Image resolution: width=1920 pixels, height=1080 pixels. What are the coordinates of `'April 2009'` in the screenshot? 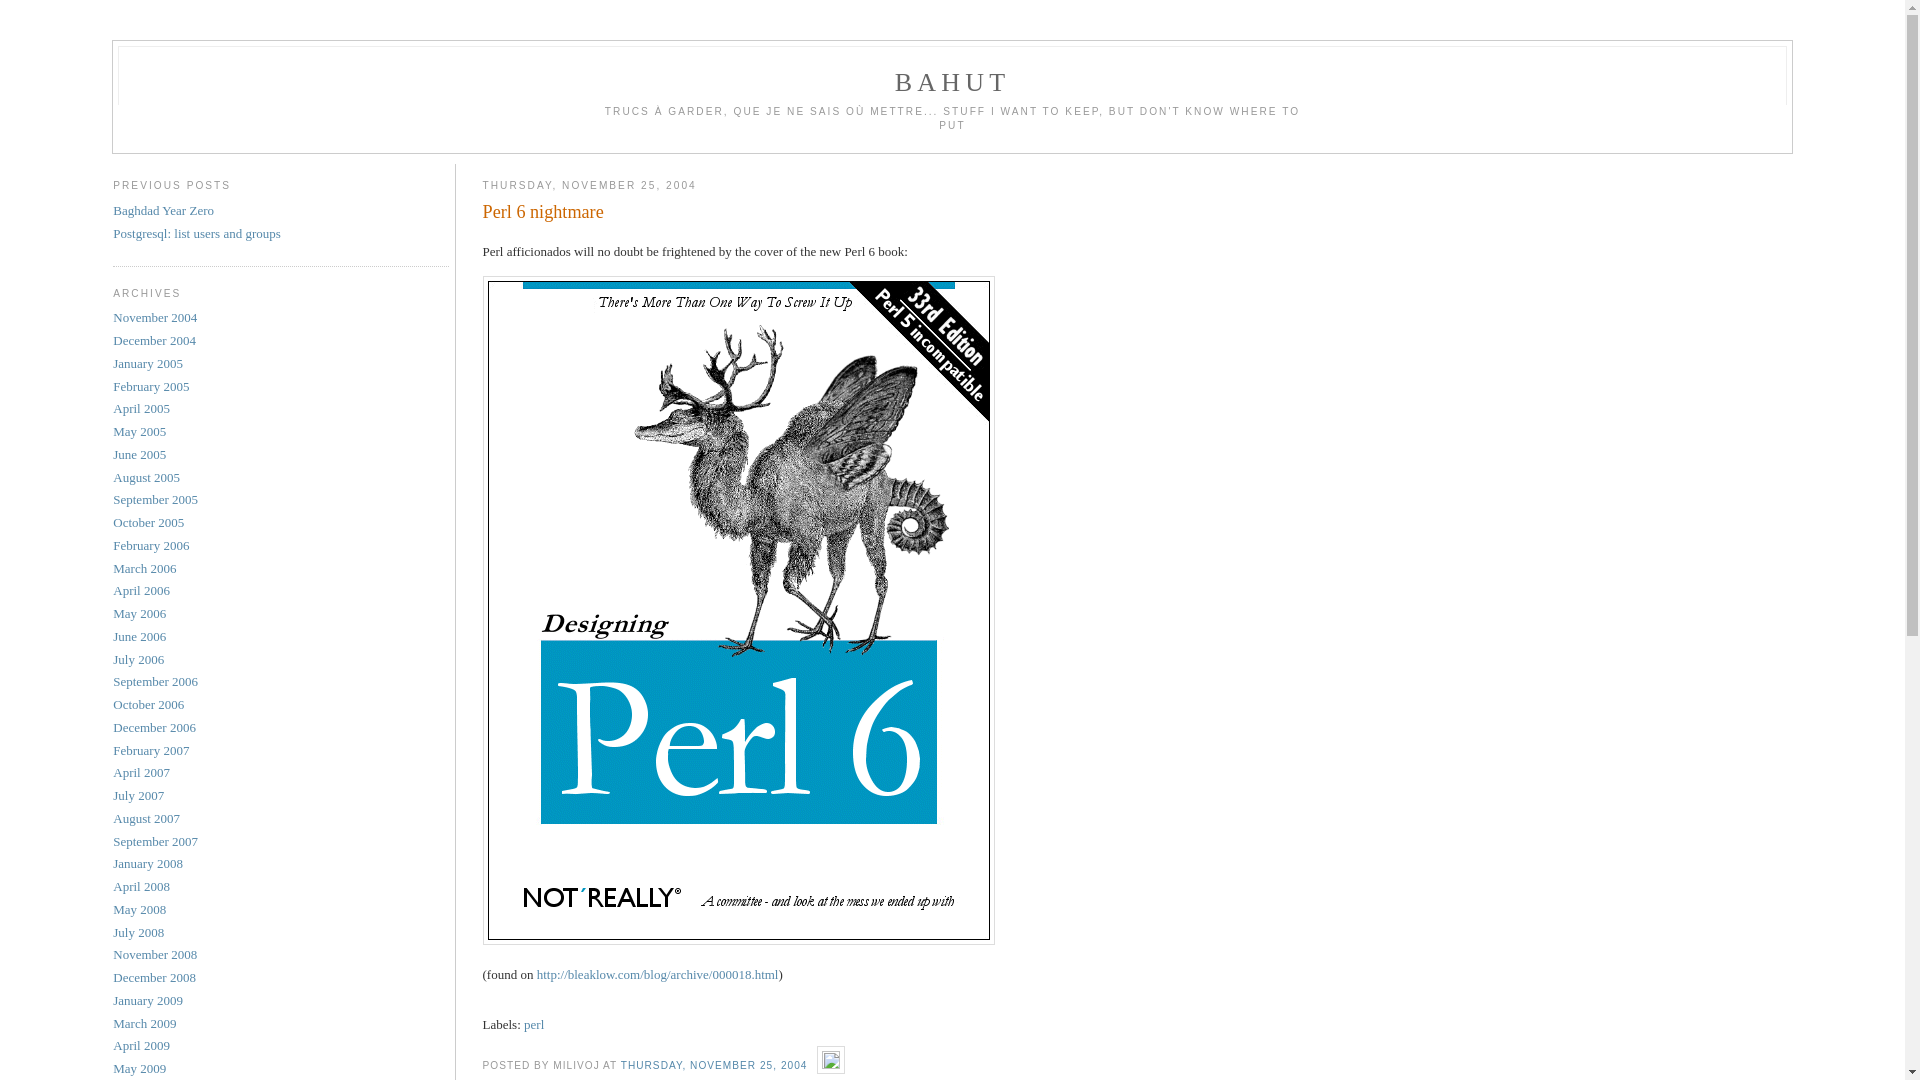 It's located at (140, 1044).